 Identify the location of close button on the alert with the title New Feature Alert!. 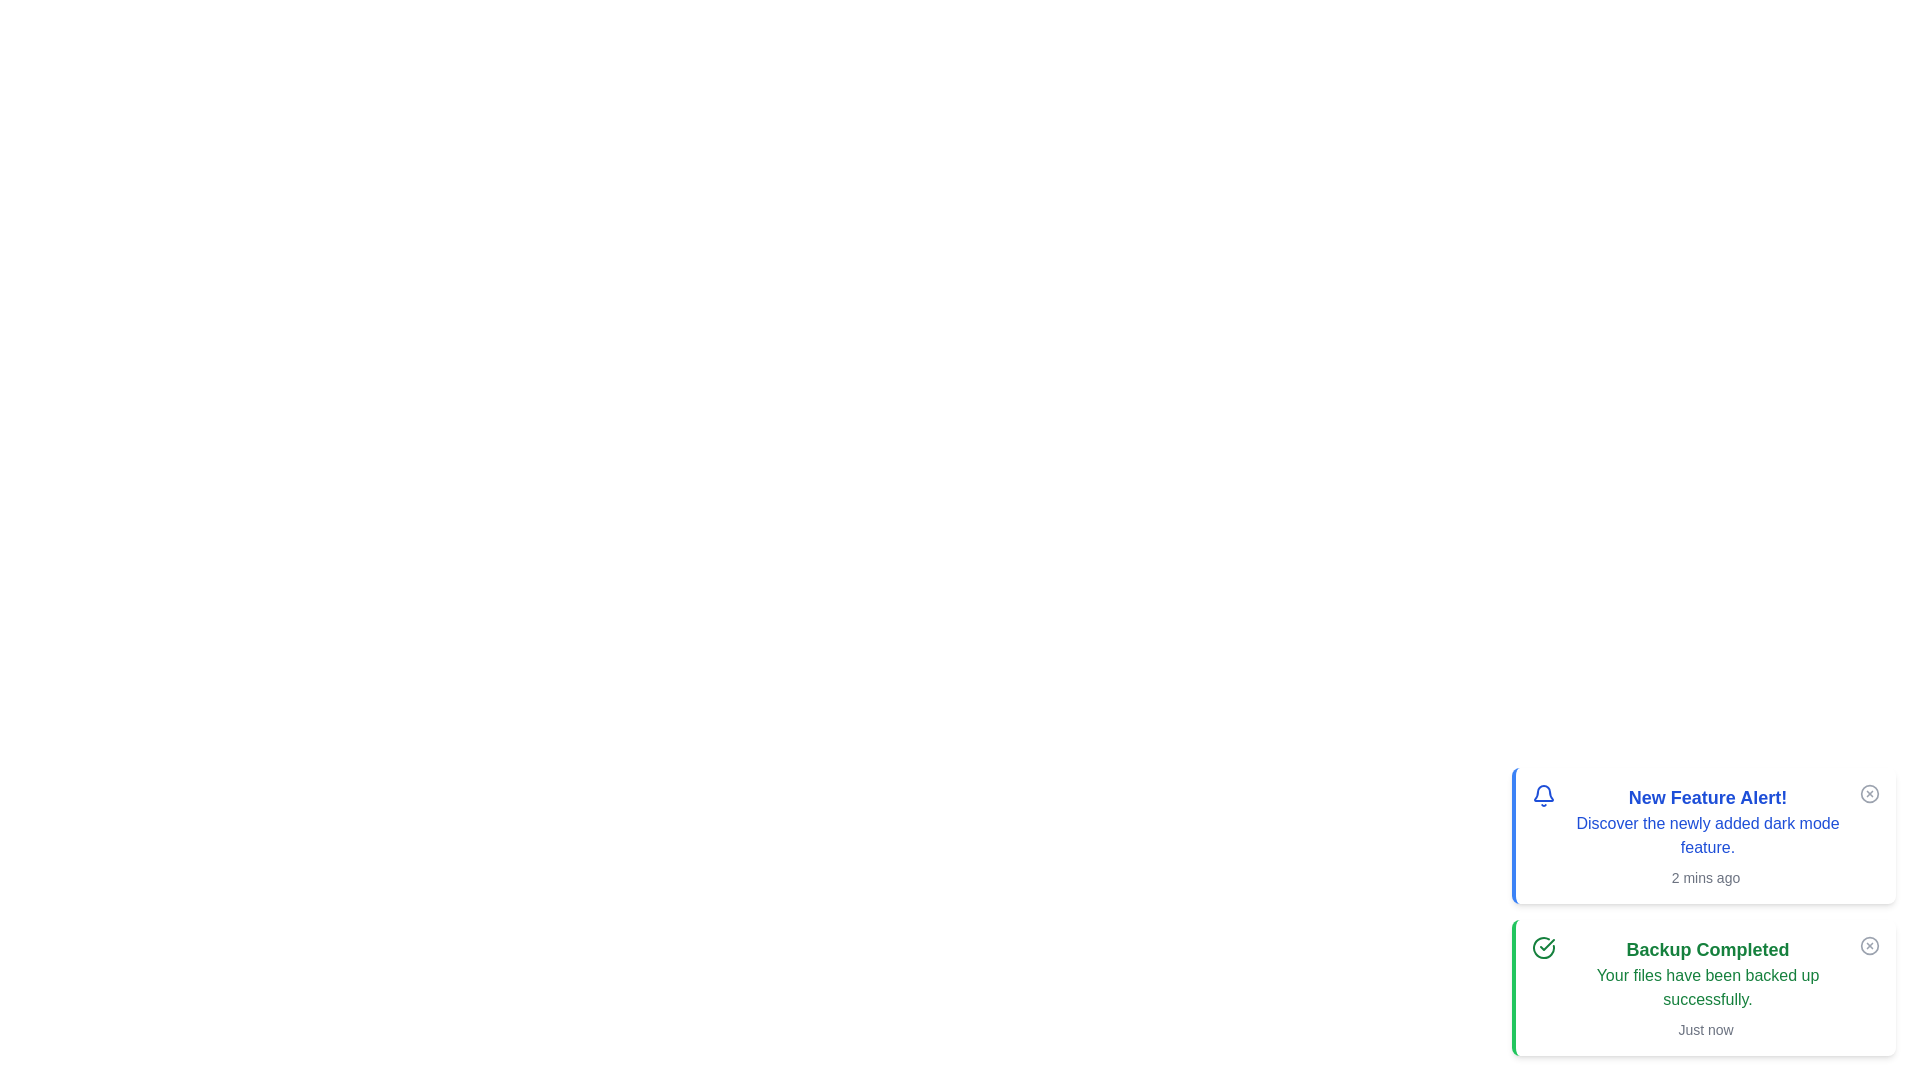
(1869, 793).